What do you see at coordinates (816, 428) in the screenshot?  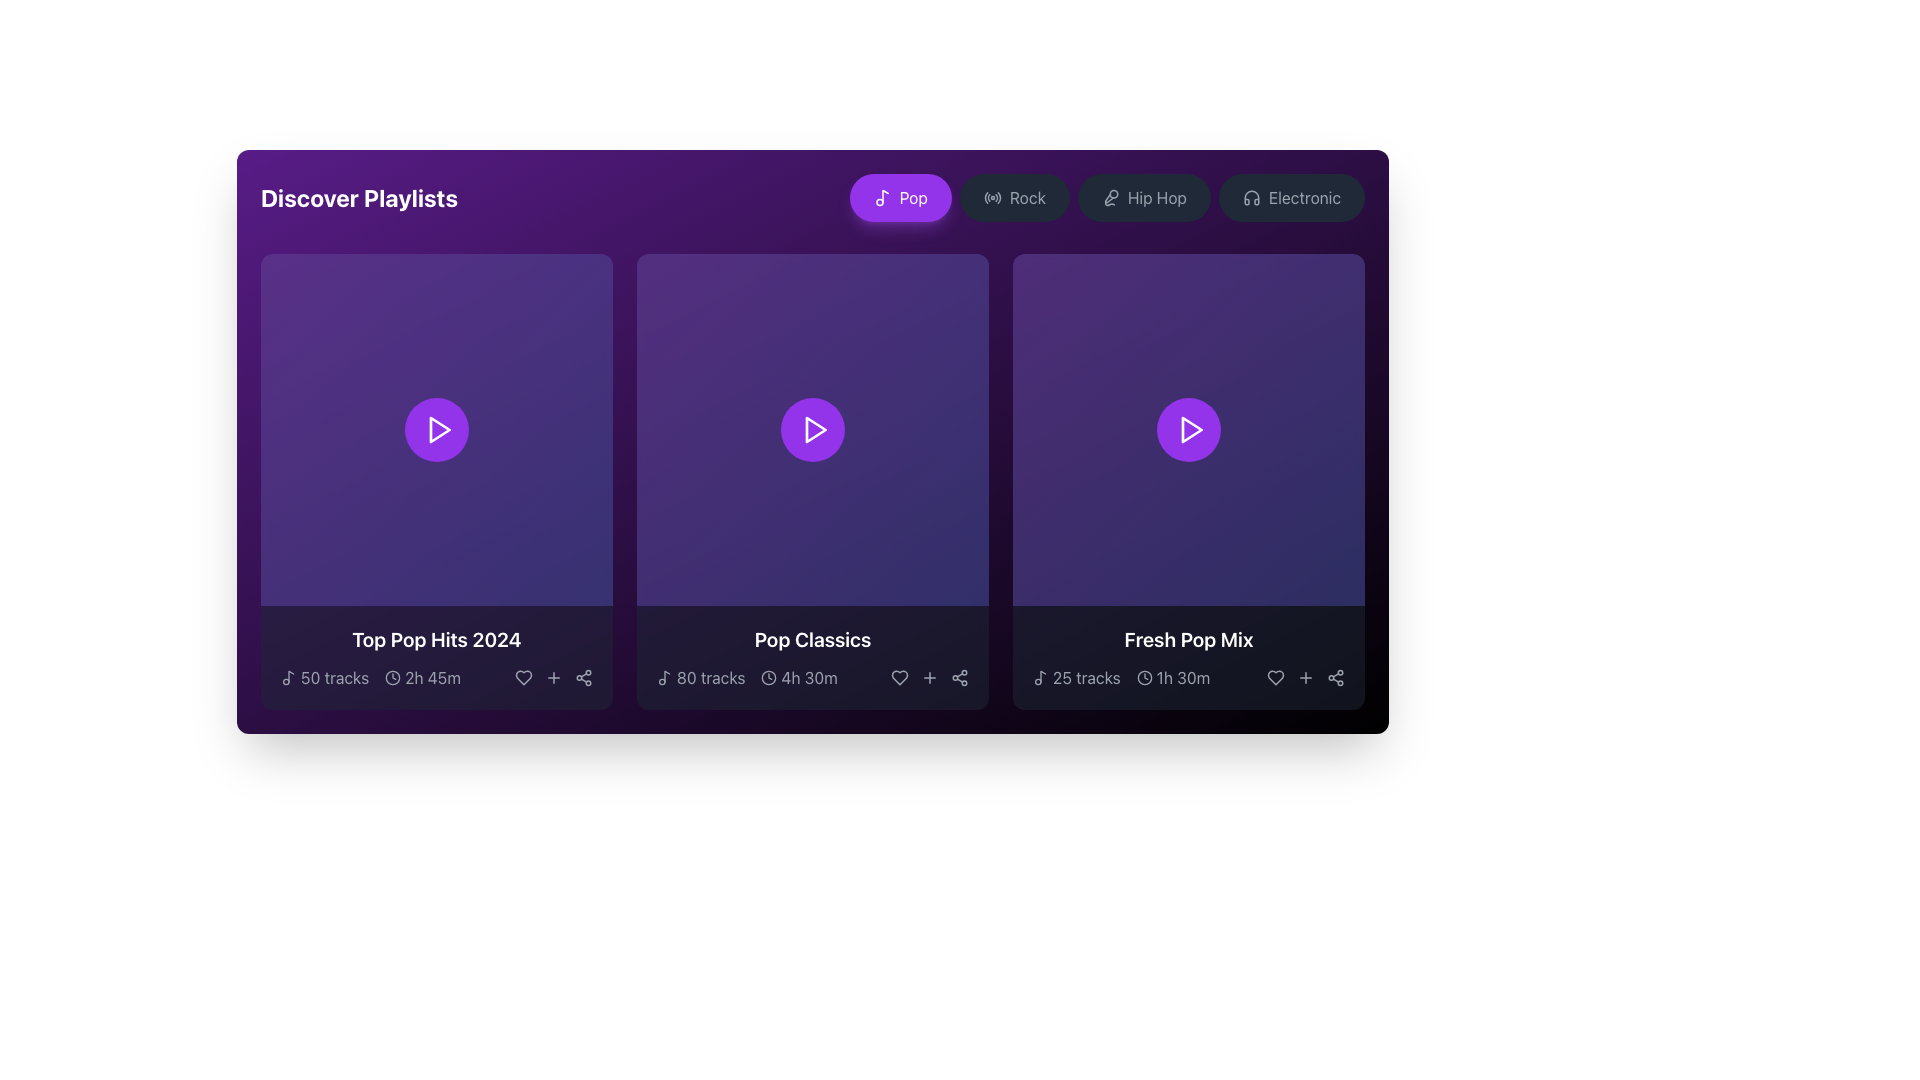 I see `the triangular play button icon, which is bright purple and located in the middle card of the playlist section titled 'Pop Classics'` at bounding box center [816, 428].